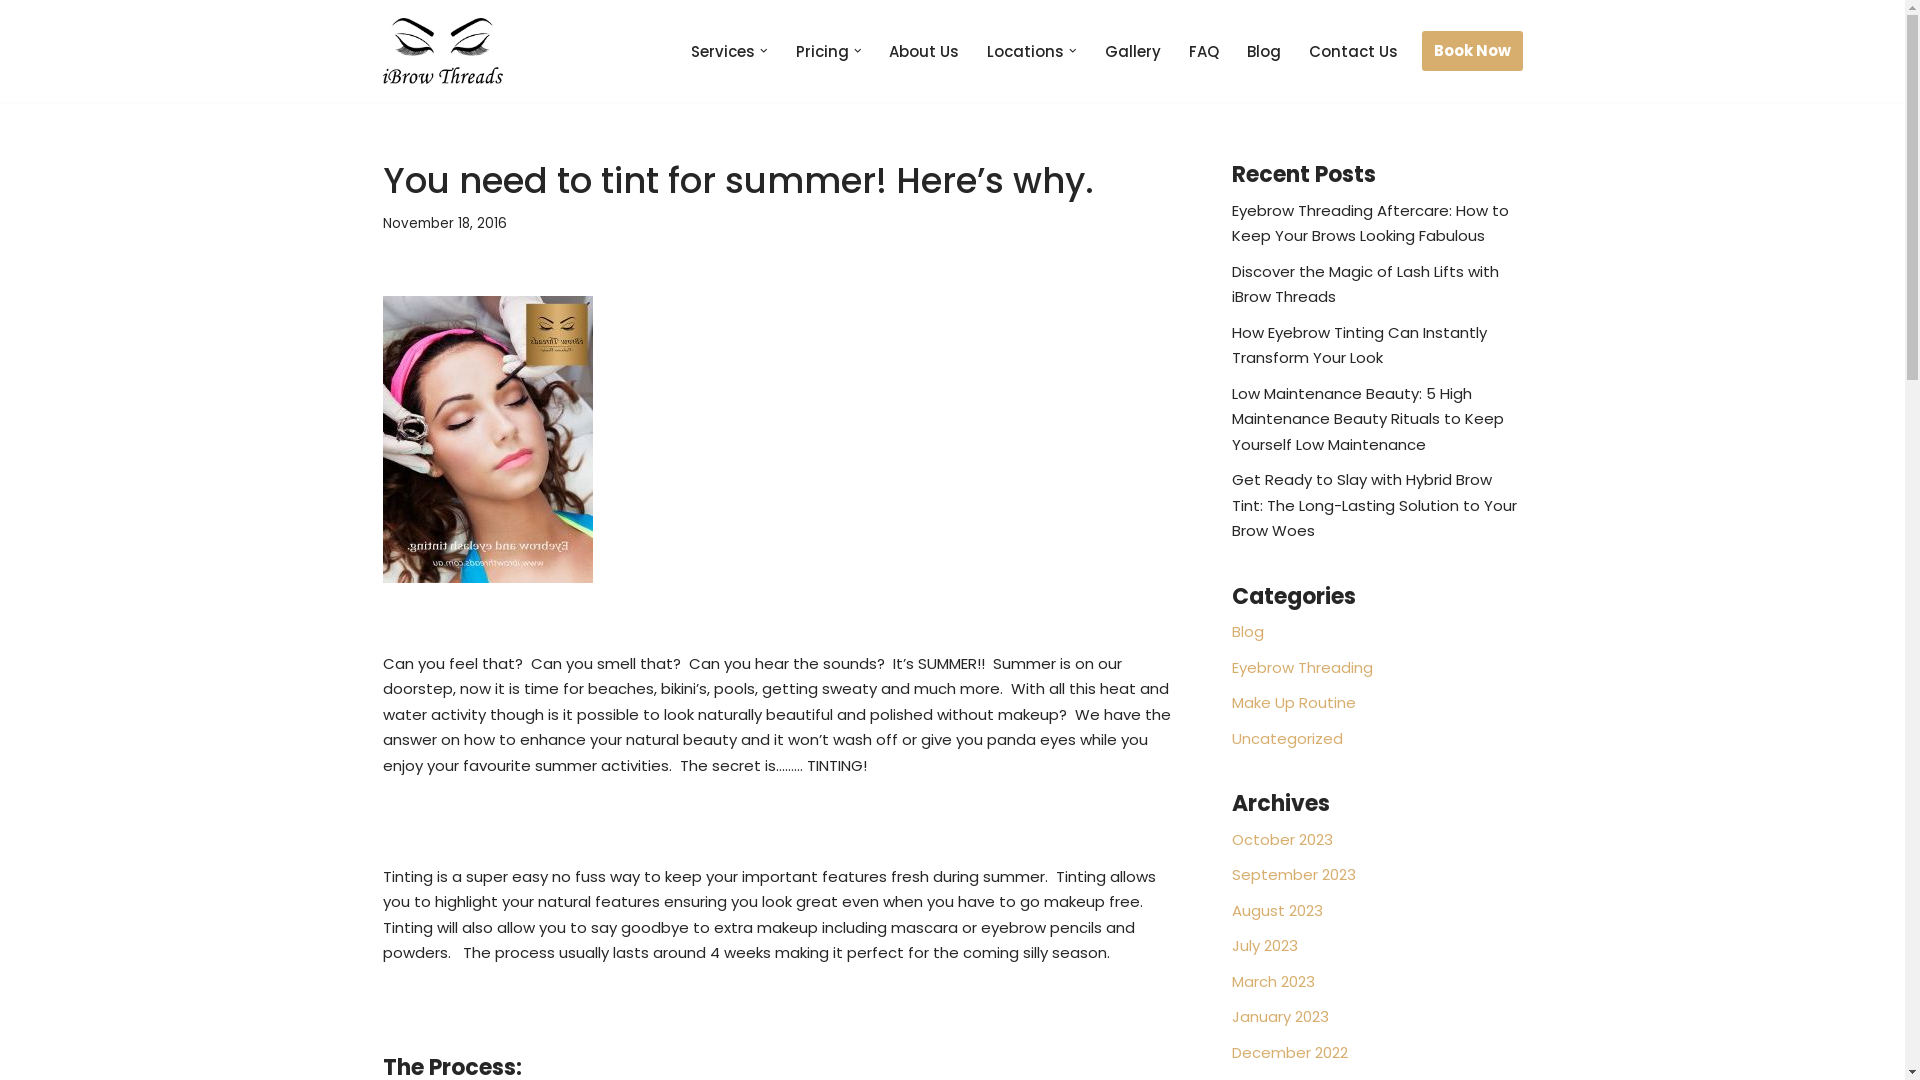 Image resolution: width=1920 pixels, height=1080 pixels. What do you see at coordinates (1202, 50) in the screenshot?
I see `'FAQ'` at bounding box center [1202, 50].